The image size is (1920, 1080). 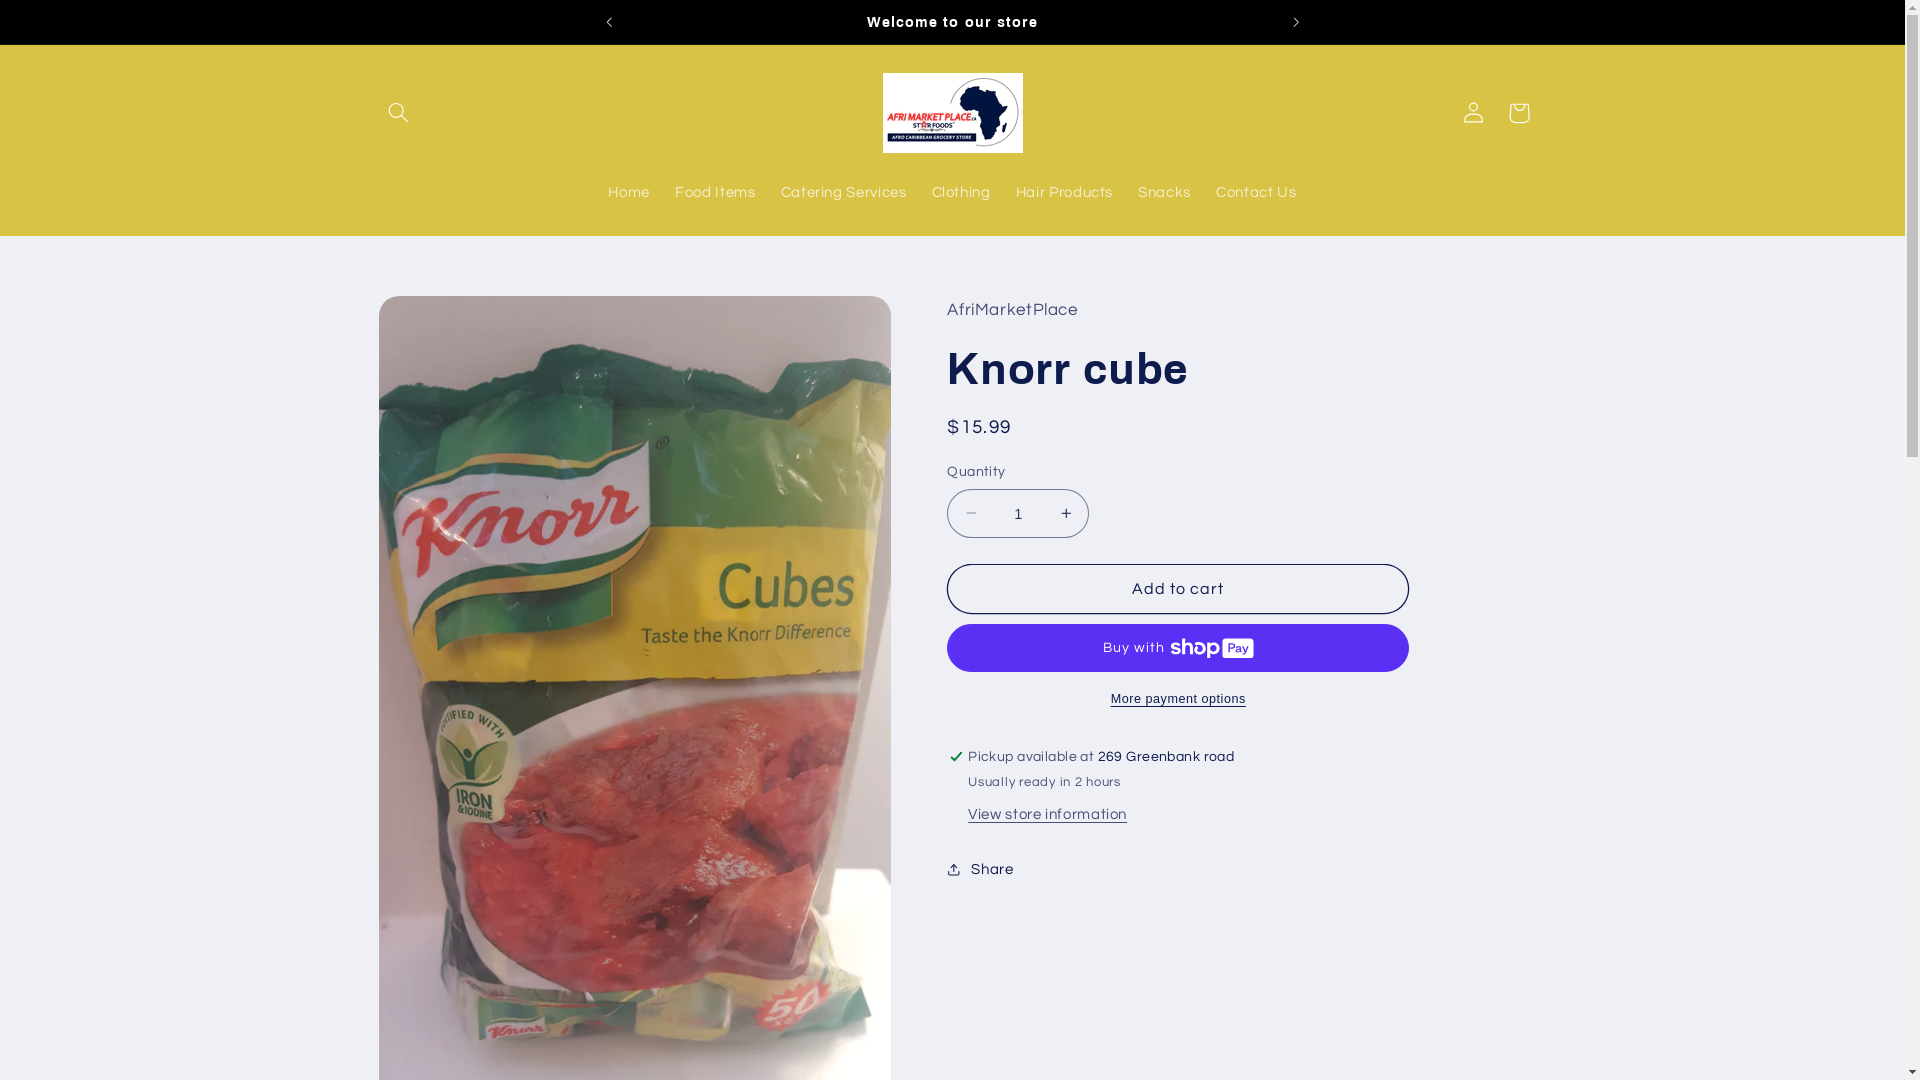 I want to click on 'Cart', so click(x=1496, y=112).